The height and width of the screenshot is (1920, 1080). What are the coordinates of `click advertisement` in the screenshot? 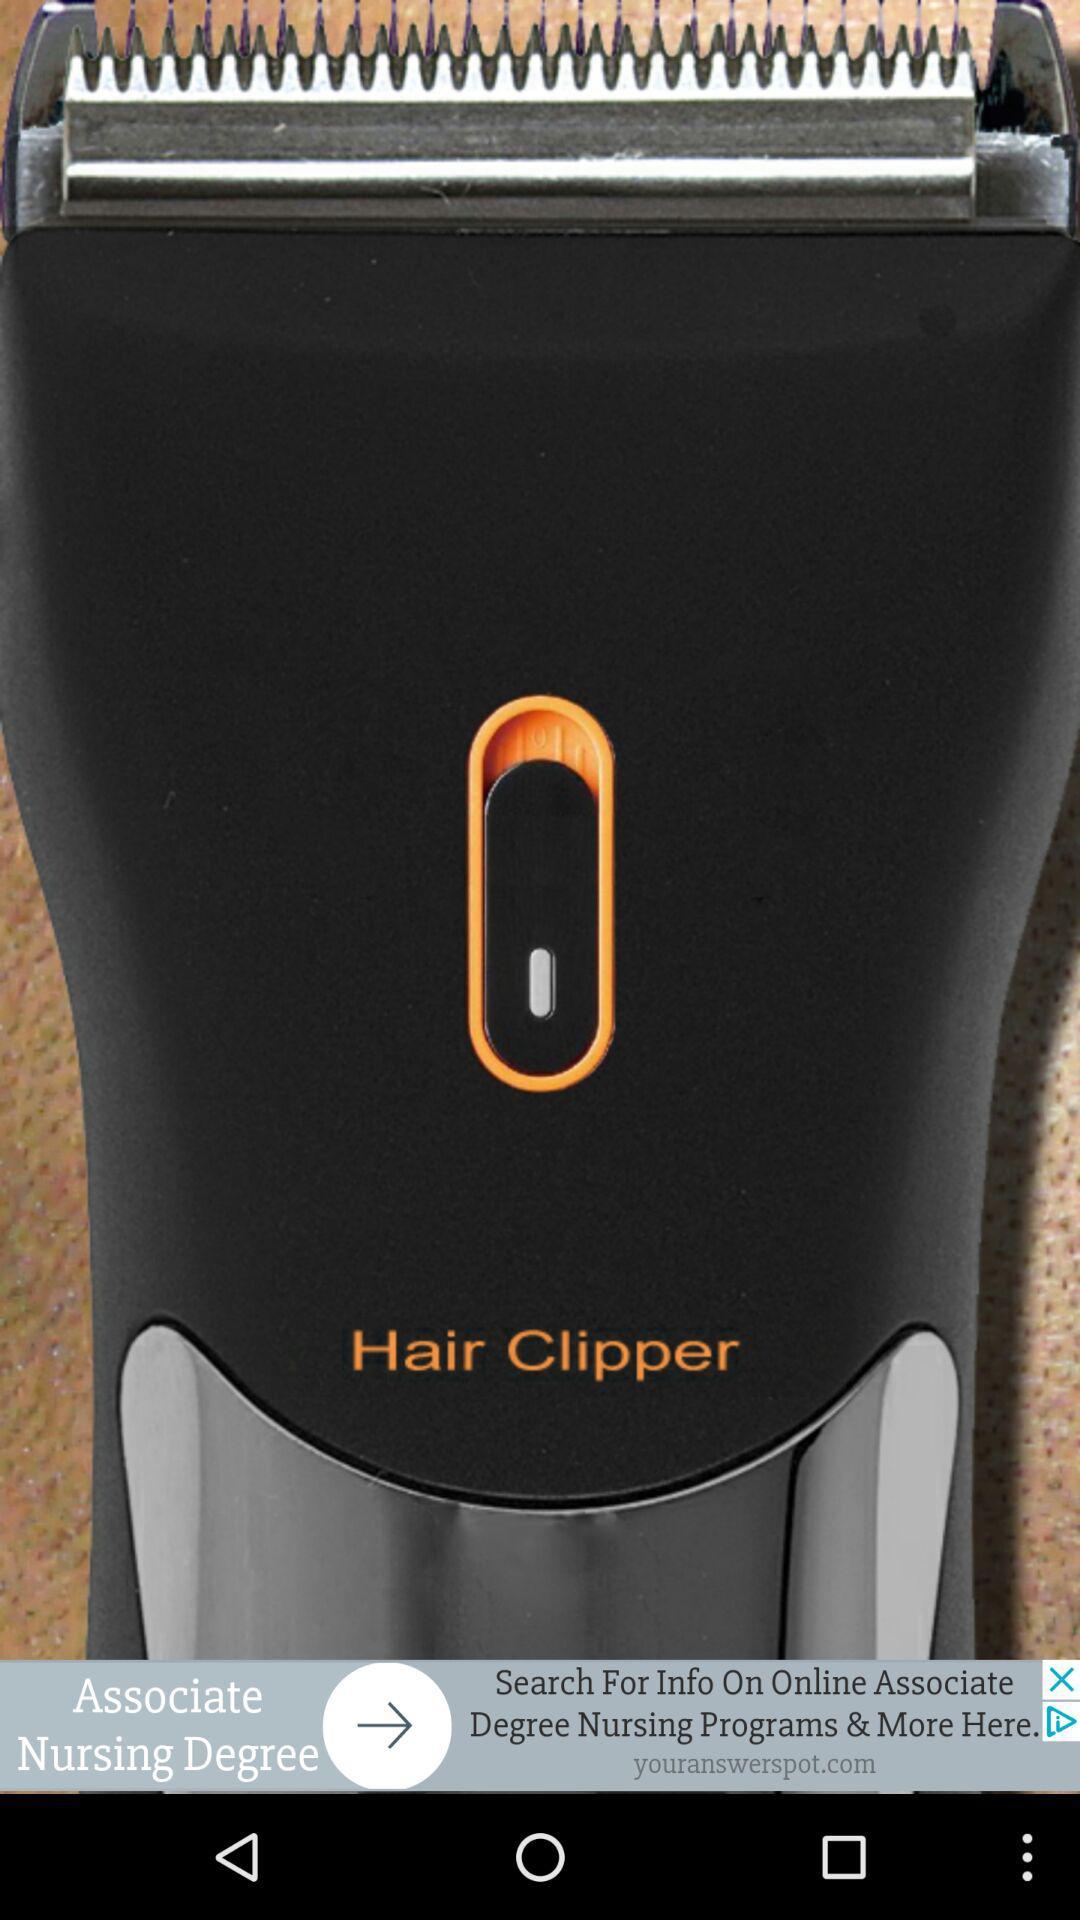 It's located at (540, 1724).